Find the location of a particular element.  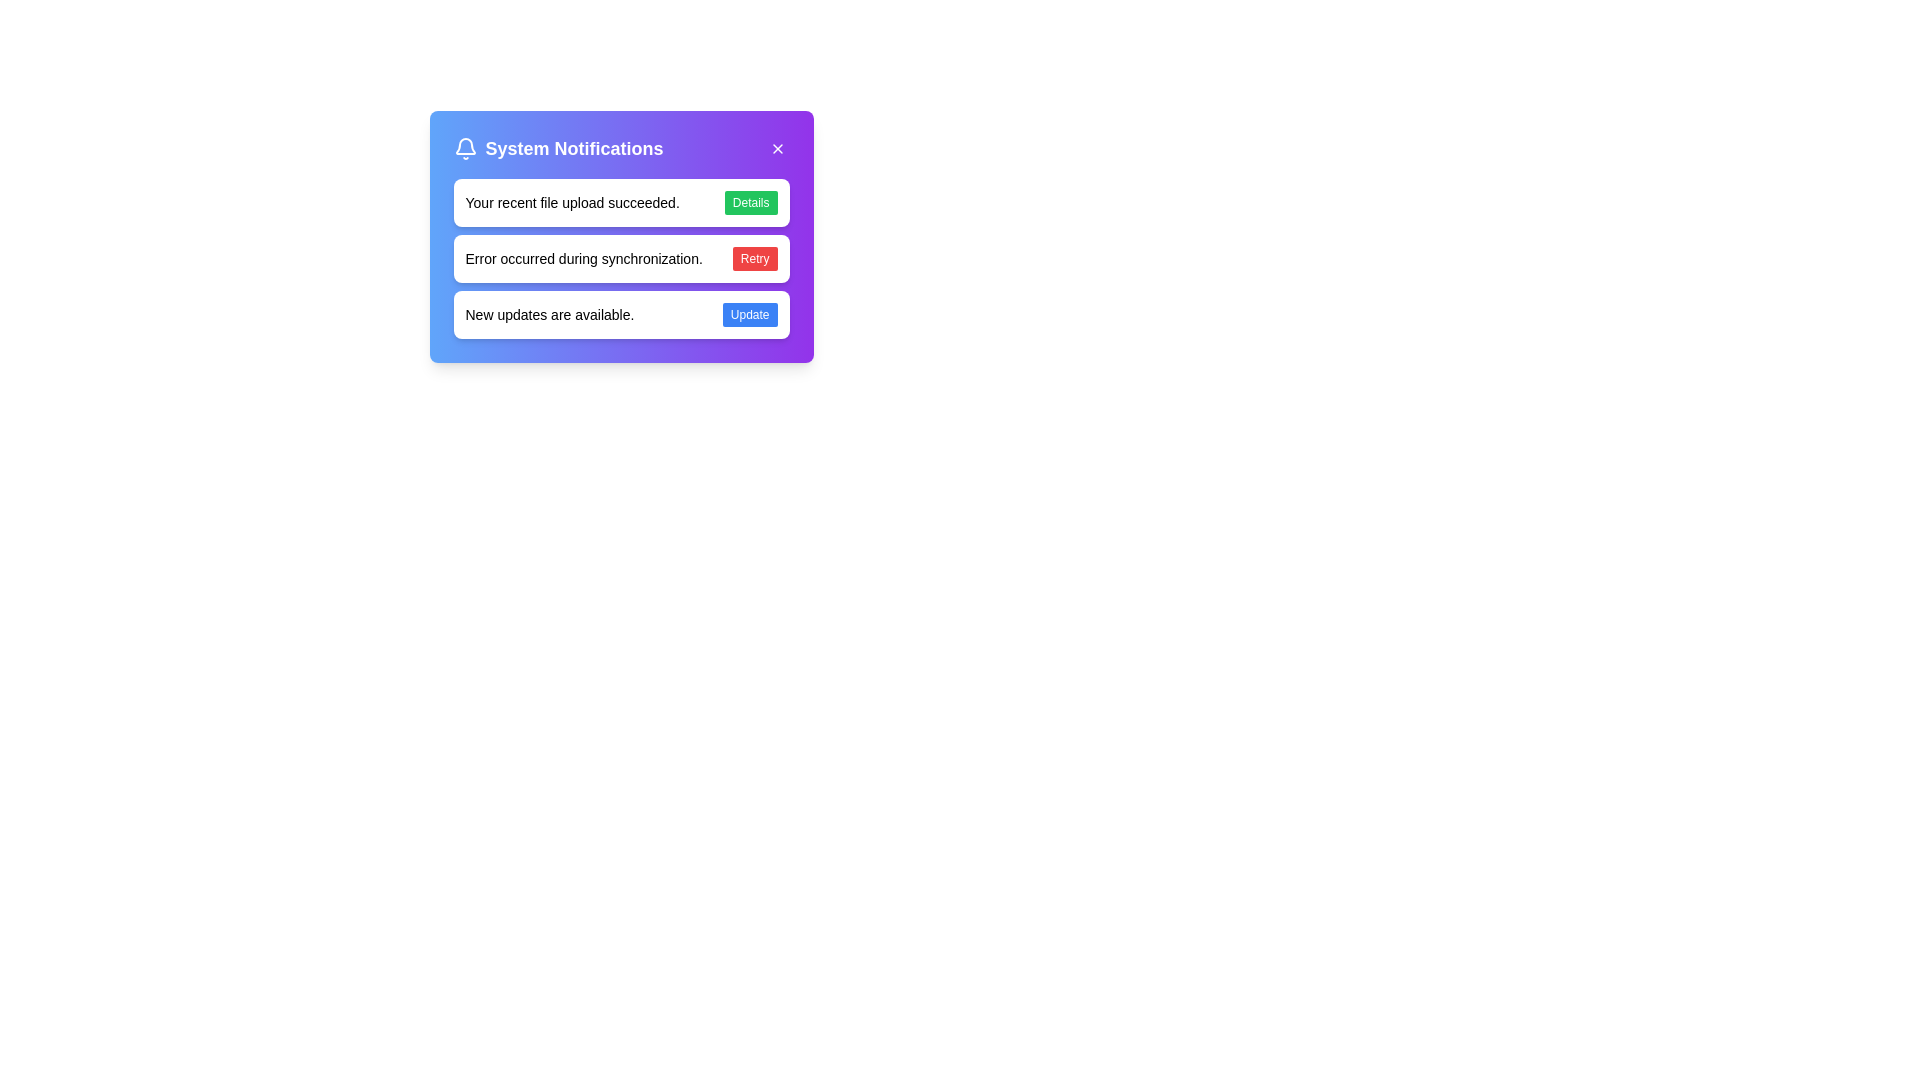

the 'Update' button, which is a small rectangular button with a blue background and white text, located on the far right of the notification box that states 'New updates are available.' is located at coordinates (749, 315).